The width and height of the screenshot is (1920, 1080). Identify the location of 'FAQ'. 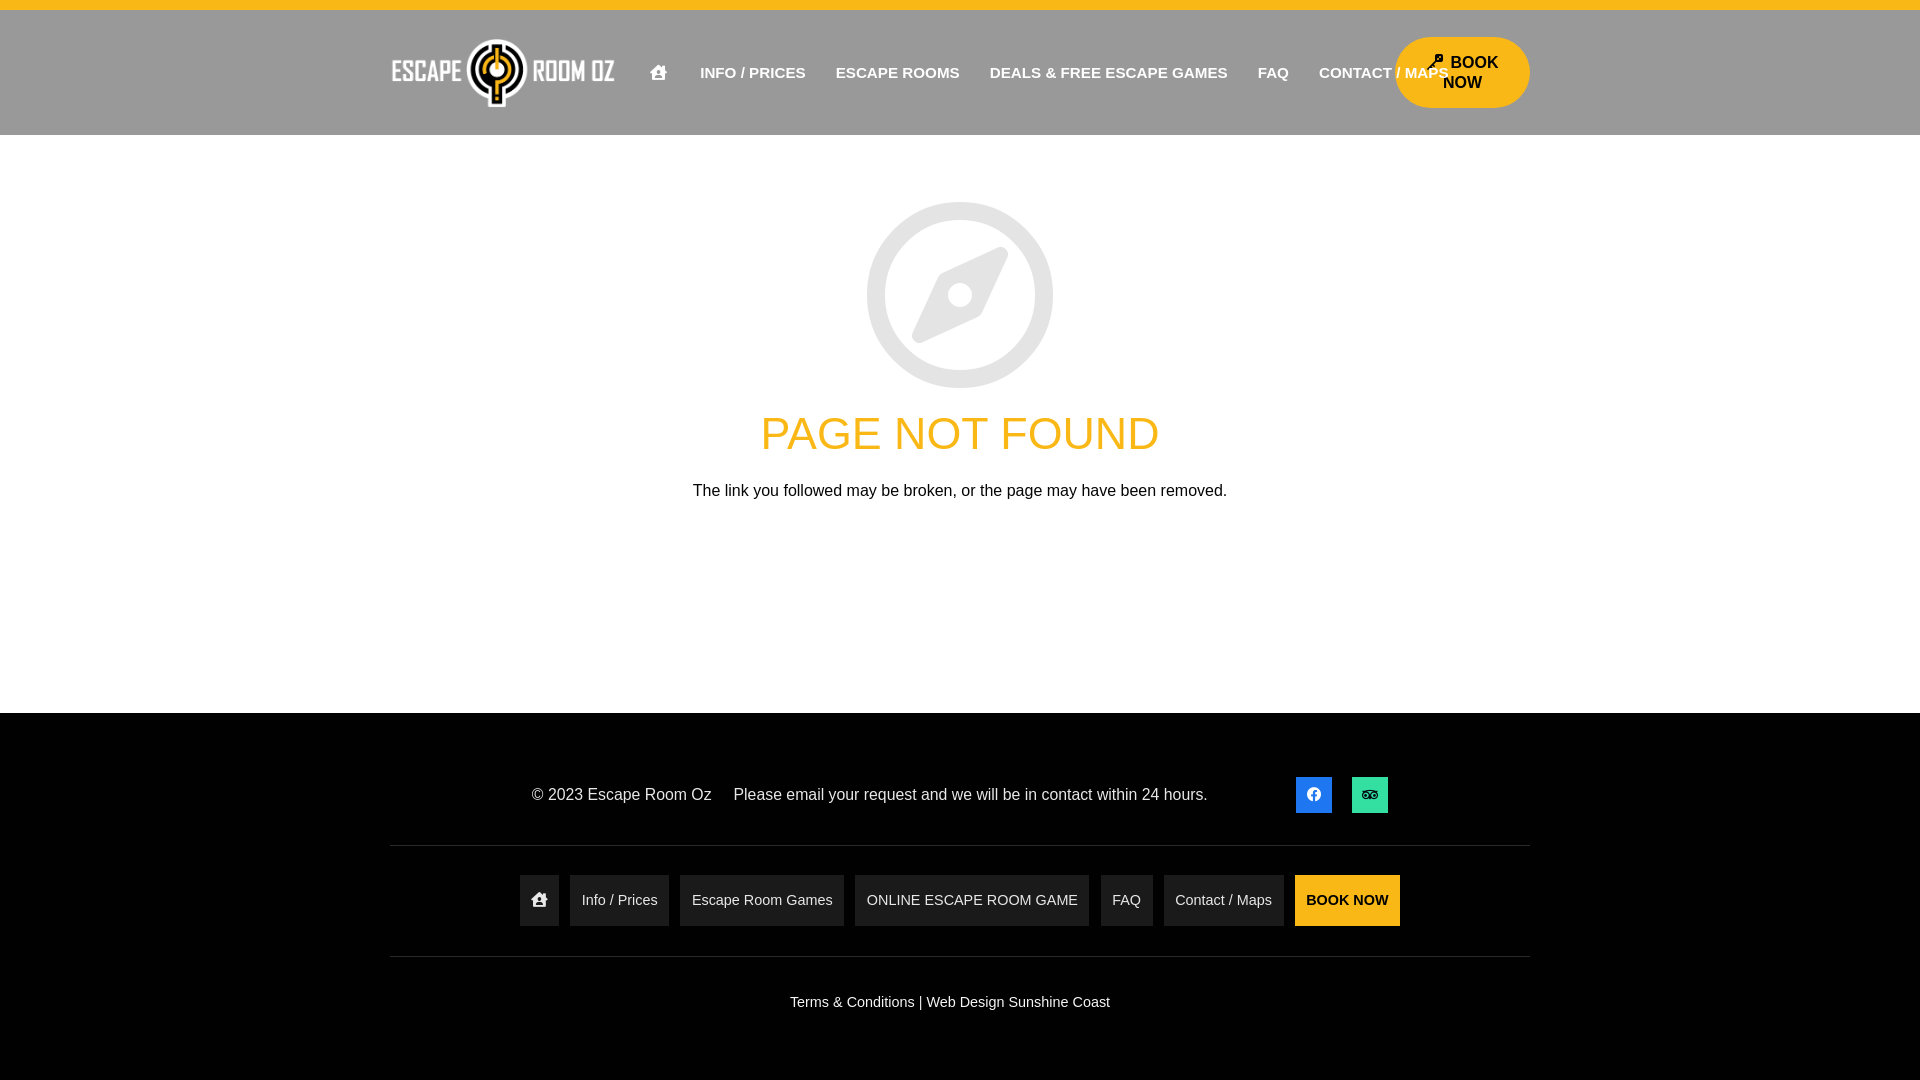
(1127, 900).